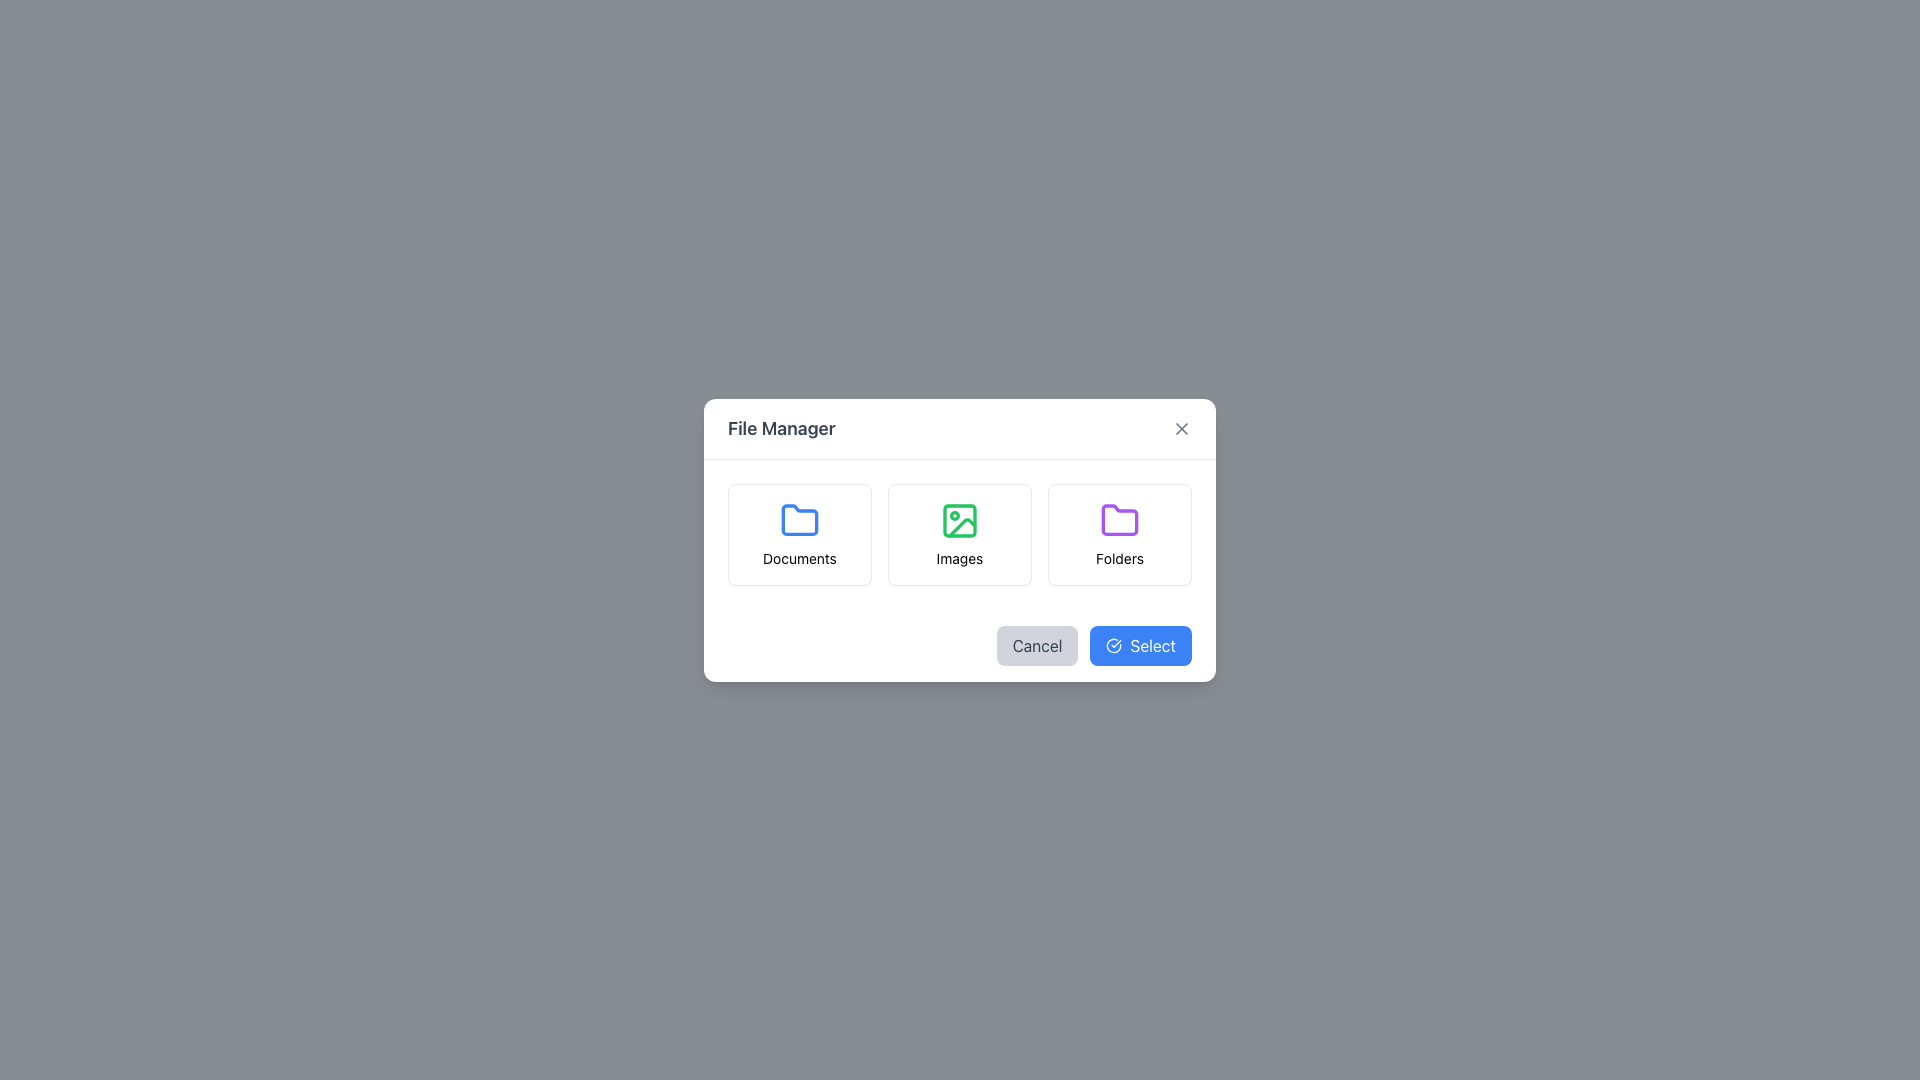 The width and height of the screenshot is (1920, 1080). What do you see at coordinates (960, 558) in the screenshot?
I see `label text that identifies the 'Images' section, located centrally in the modal dialog below the green image icon` at bounding box center [960, 558].